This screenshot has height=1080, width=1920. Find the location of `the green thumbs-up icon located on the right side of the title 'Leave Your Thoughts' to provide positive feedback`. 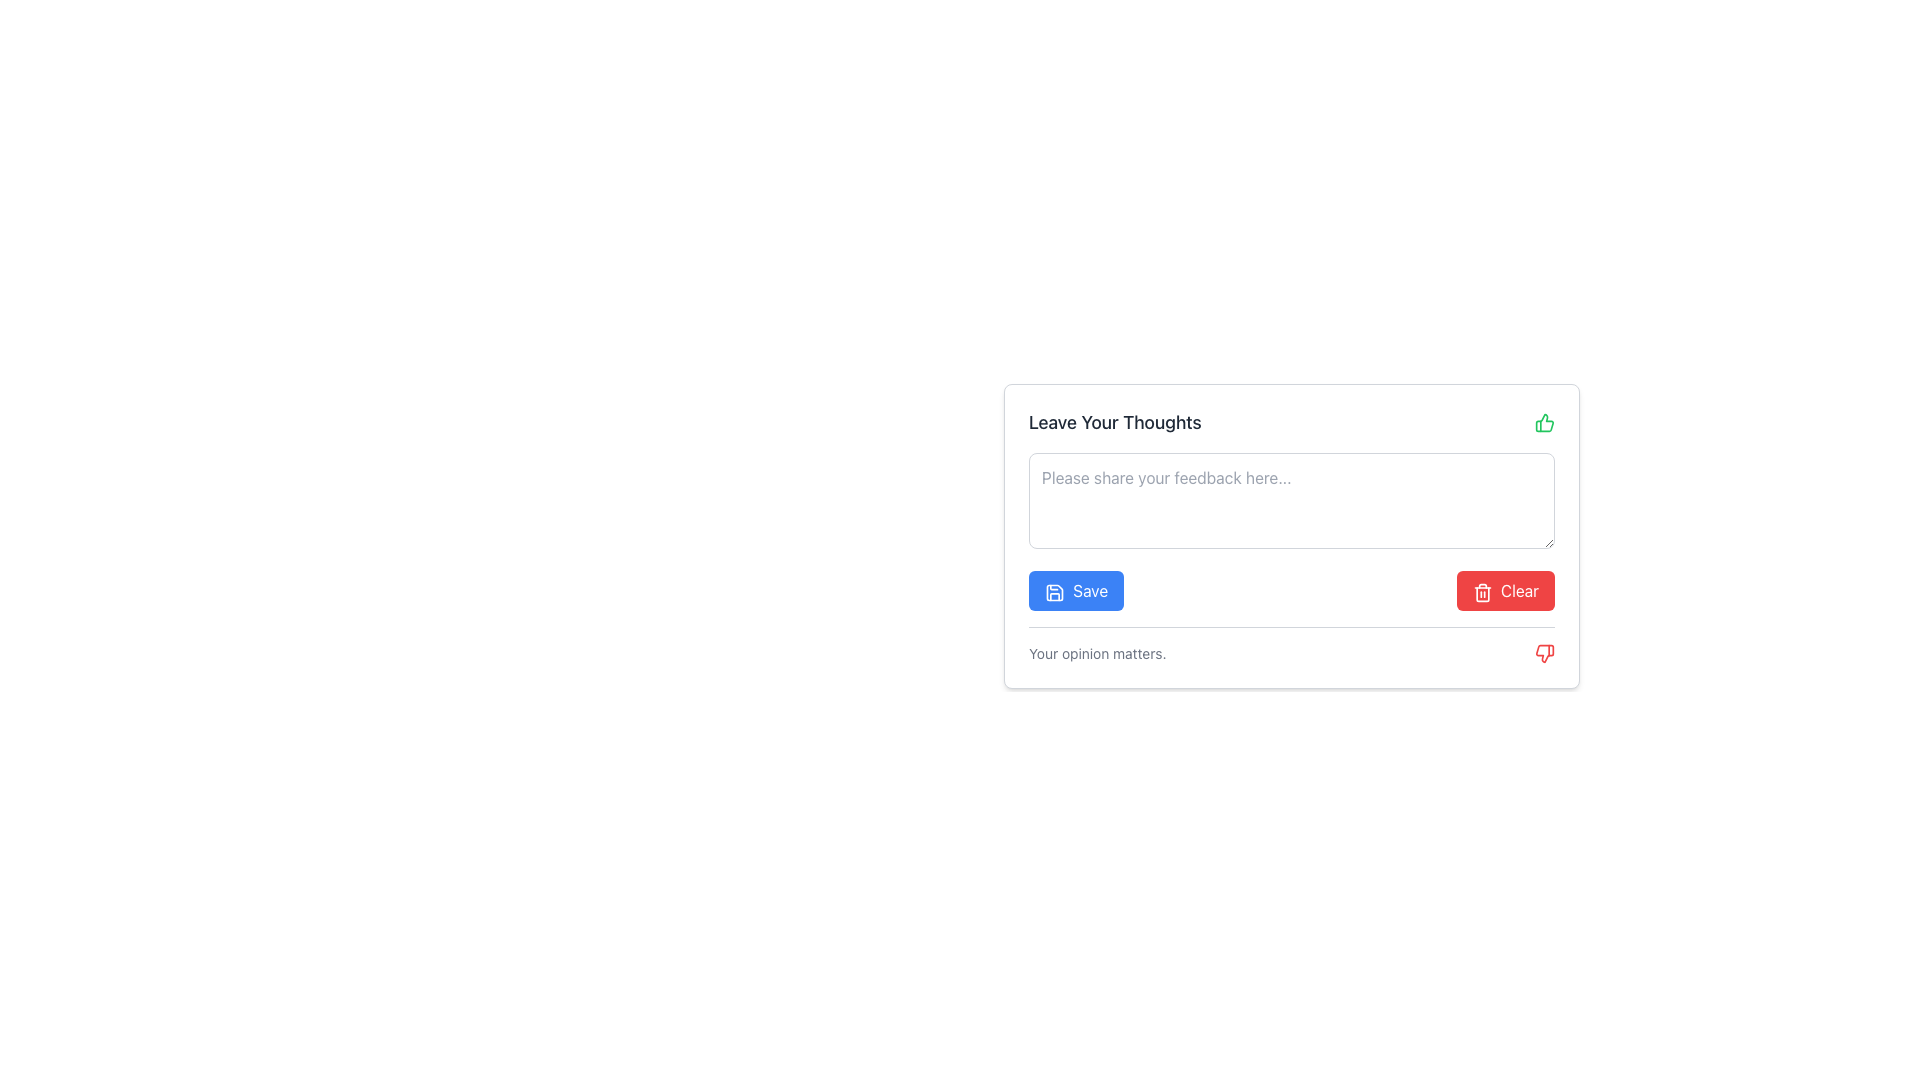

the green thumbs-up icon located on the right side of the title 'Leave Your Thoughts' to provide positive feedback is located at coordinates (1544, 422).